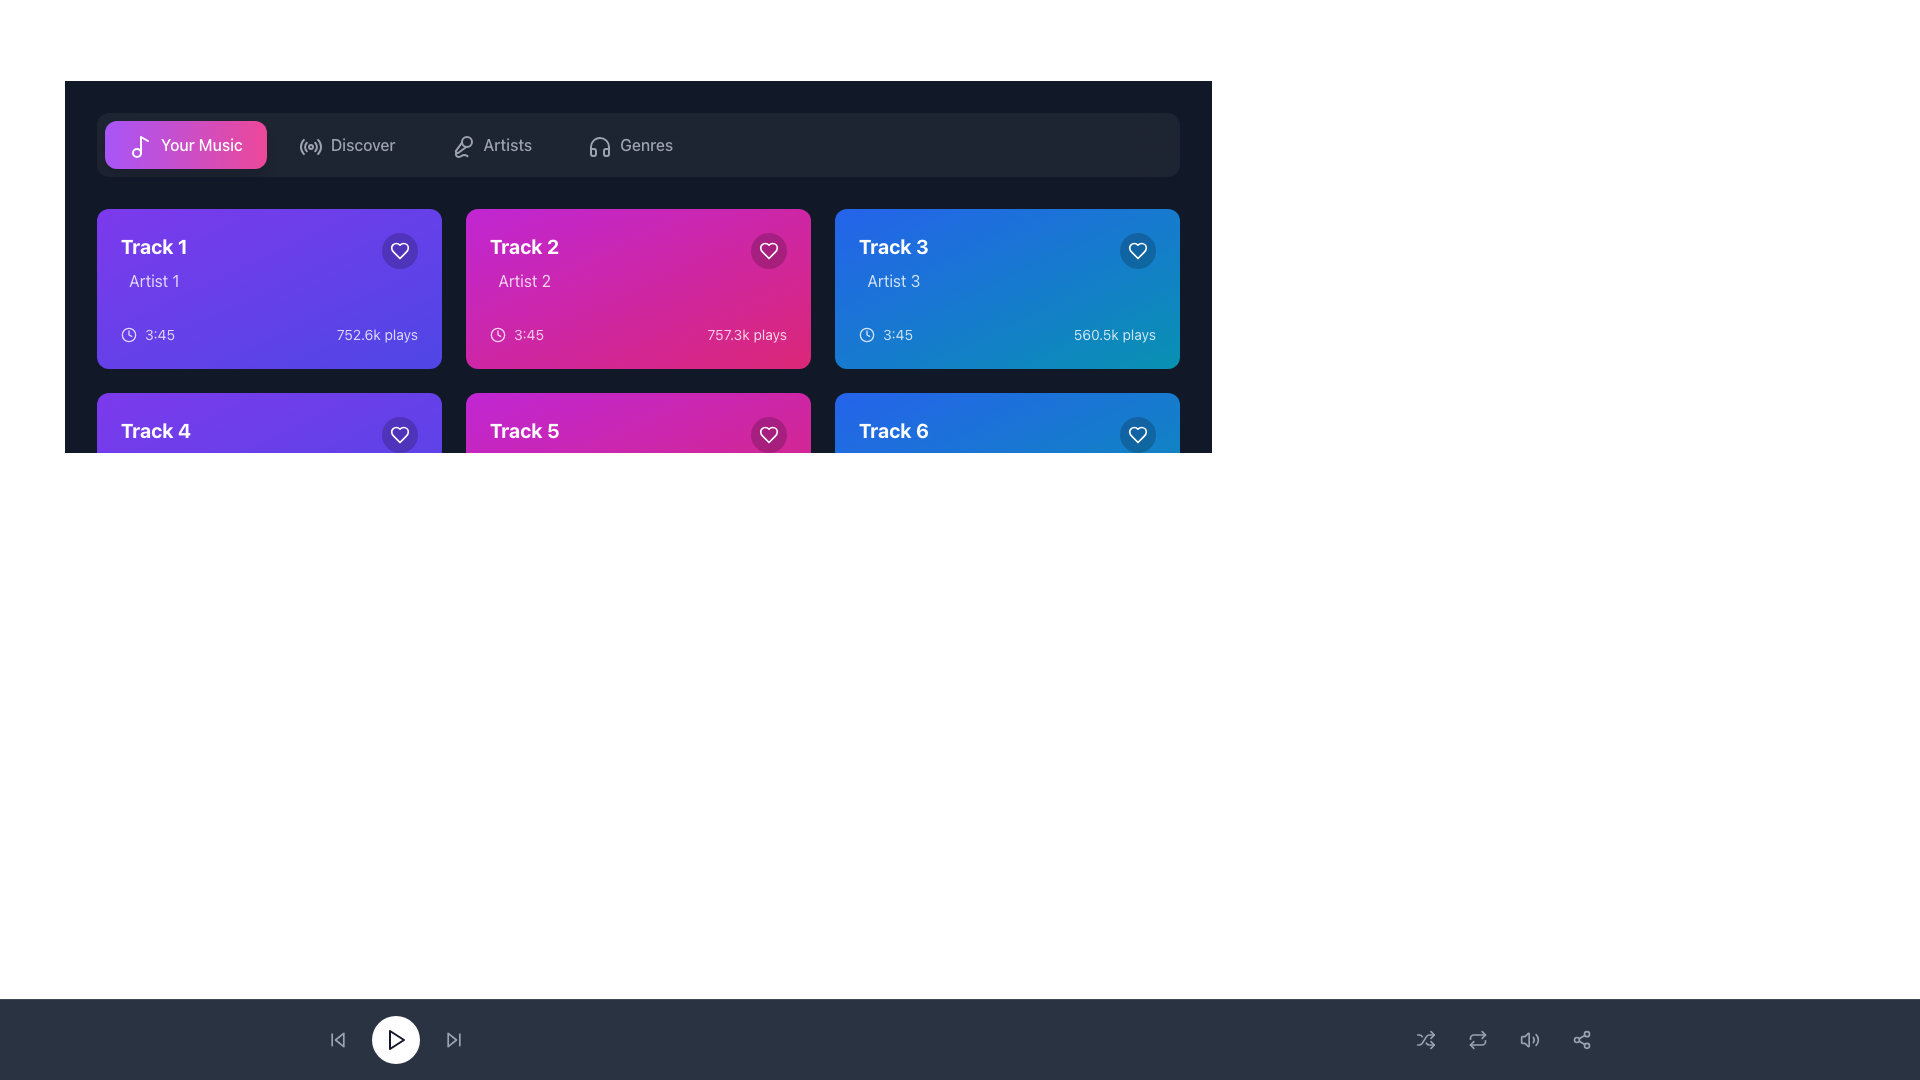  What do you see at coordinates (1478, 1039) in the screenshot?
I see `the 'Repeat' button located` at bounding box center [1478, 1039].